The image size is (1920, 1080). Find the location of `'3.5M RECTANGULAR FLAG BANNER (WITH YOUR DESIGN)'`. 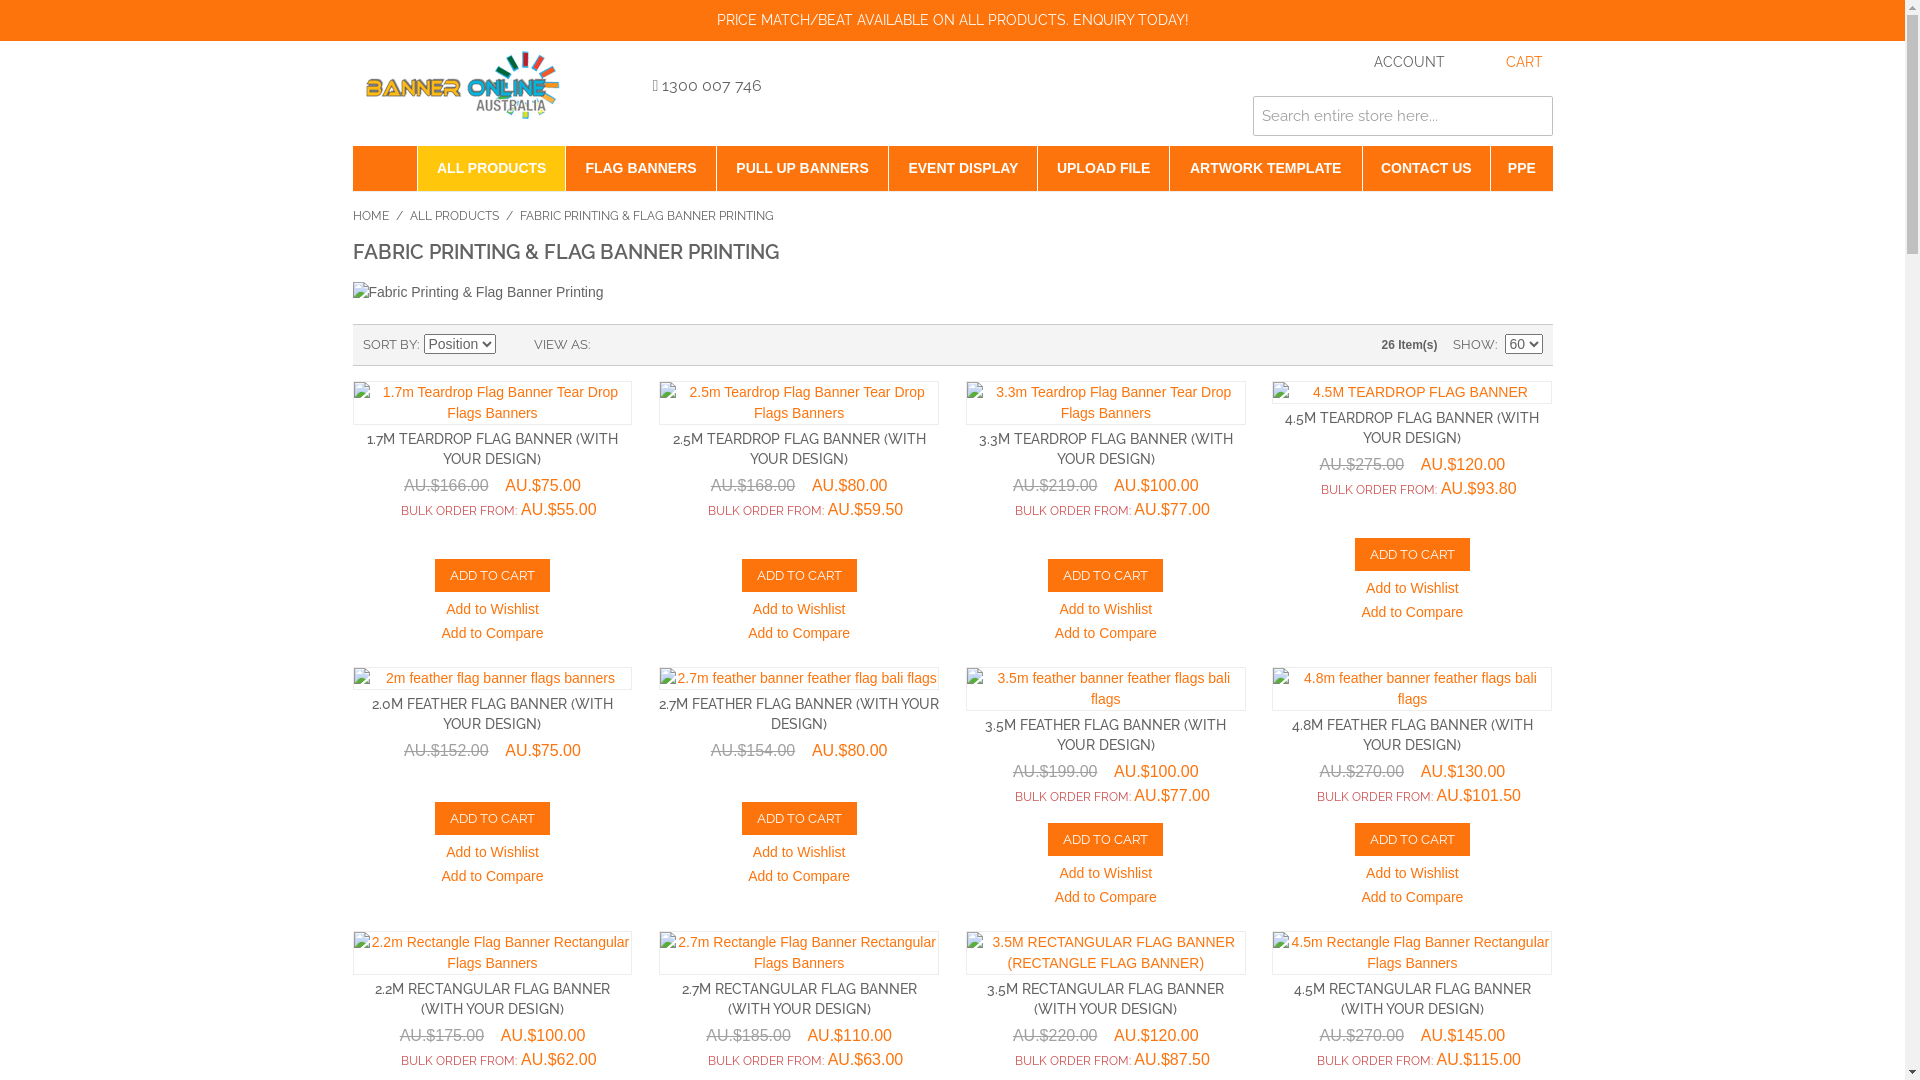

'3.5M RECTANGULAR FLAG BANNER (WITH YOUR DESIGN)' is located at coordinates (1104, 999).